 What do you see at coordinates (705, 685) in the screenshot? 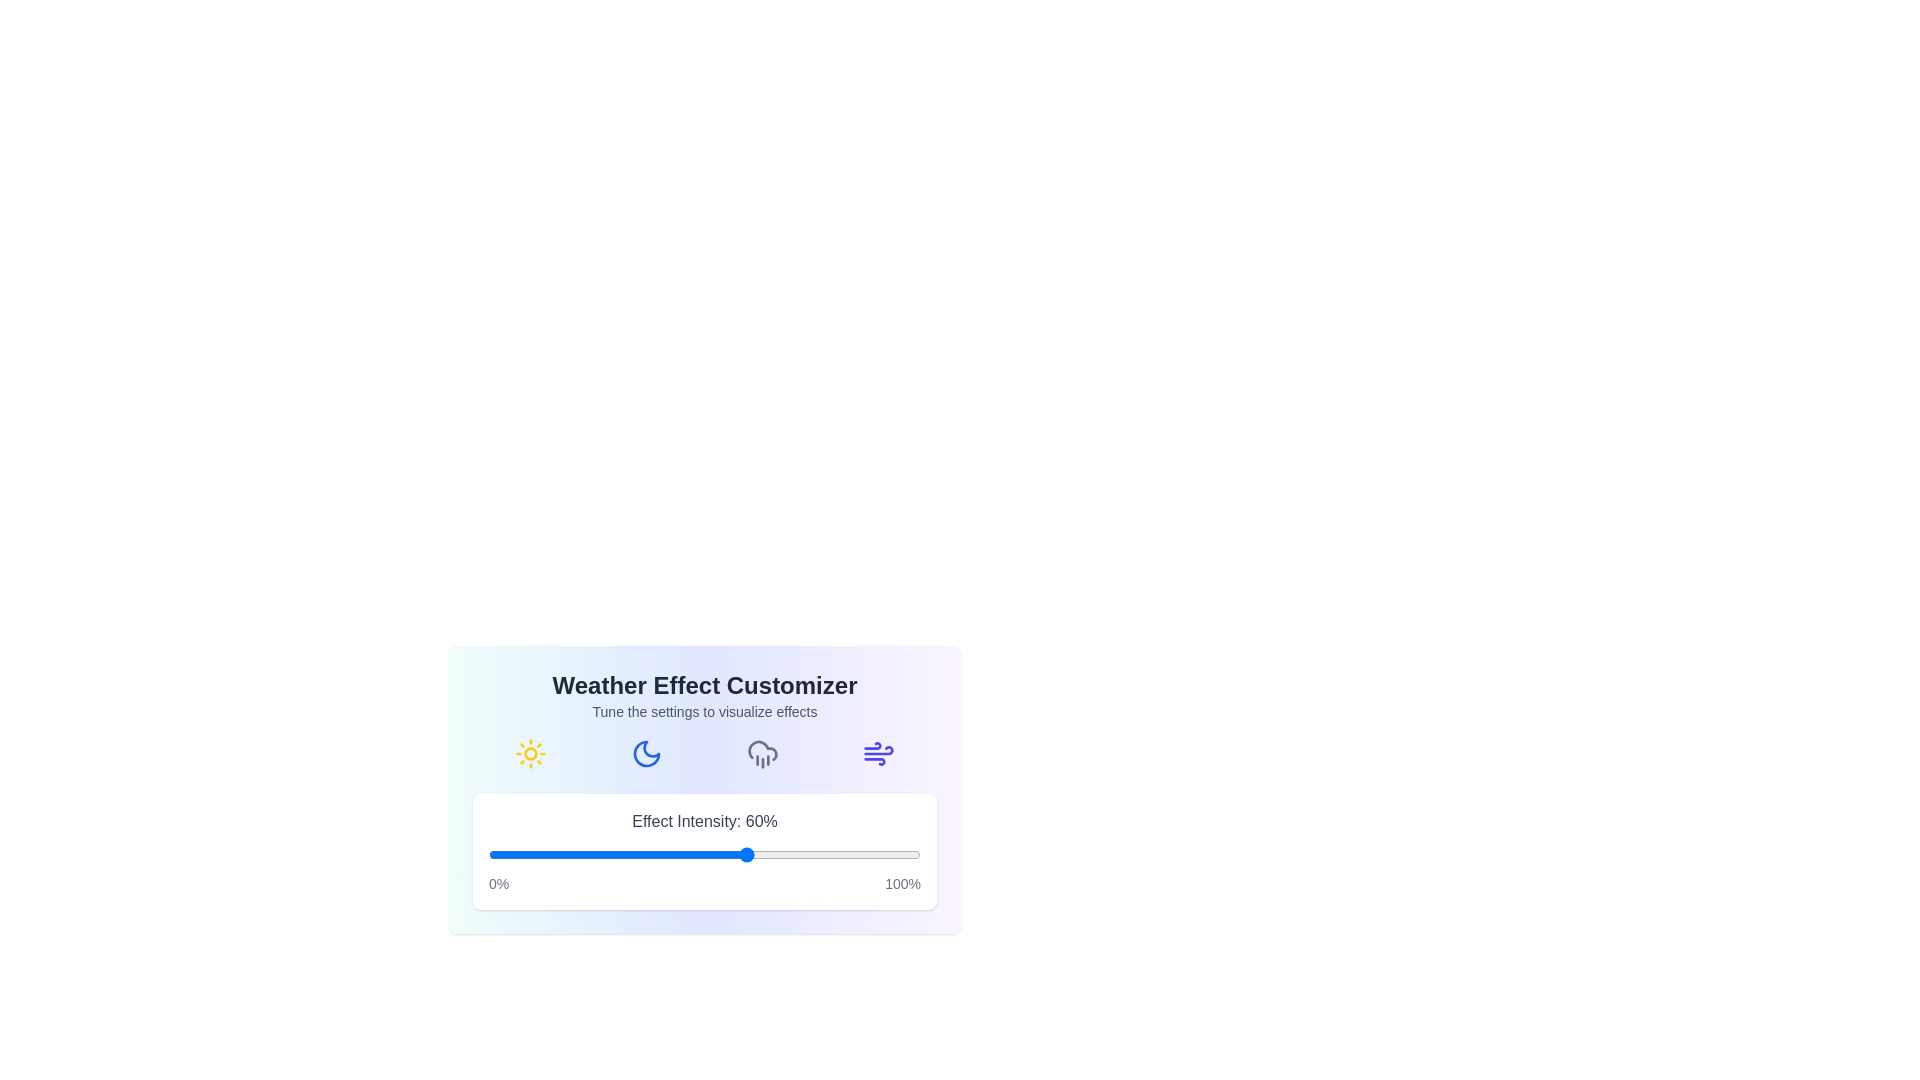
I see `the text element 'Weather Effect Customizer', which is displayed in bold and larger font at the top-center of its card-like interface` at bounding box center [705, 685].